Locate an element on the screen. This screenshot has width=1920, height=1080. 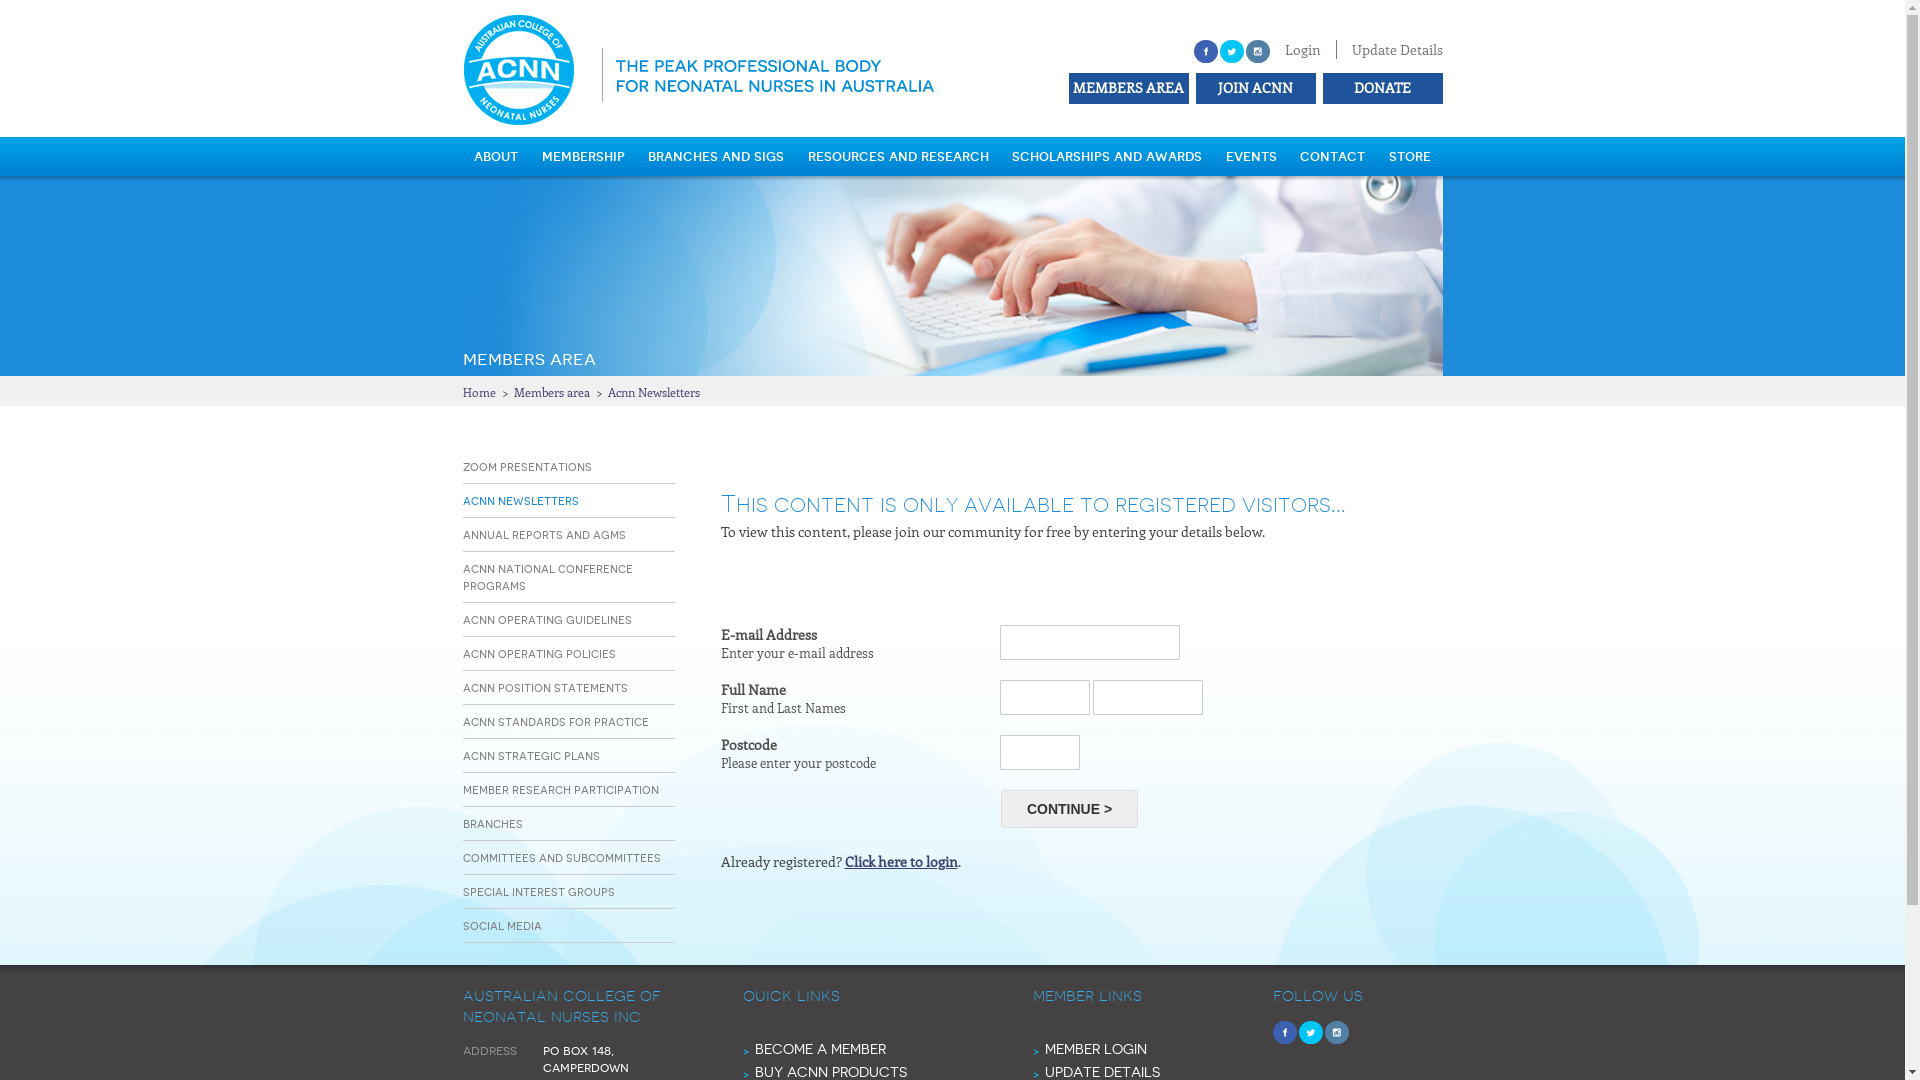
'acnn standards for practice' is located at coordinates (555, 721).